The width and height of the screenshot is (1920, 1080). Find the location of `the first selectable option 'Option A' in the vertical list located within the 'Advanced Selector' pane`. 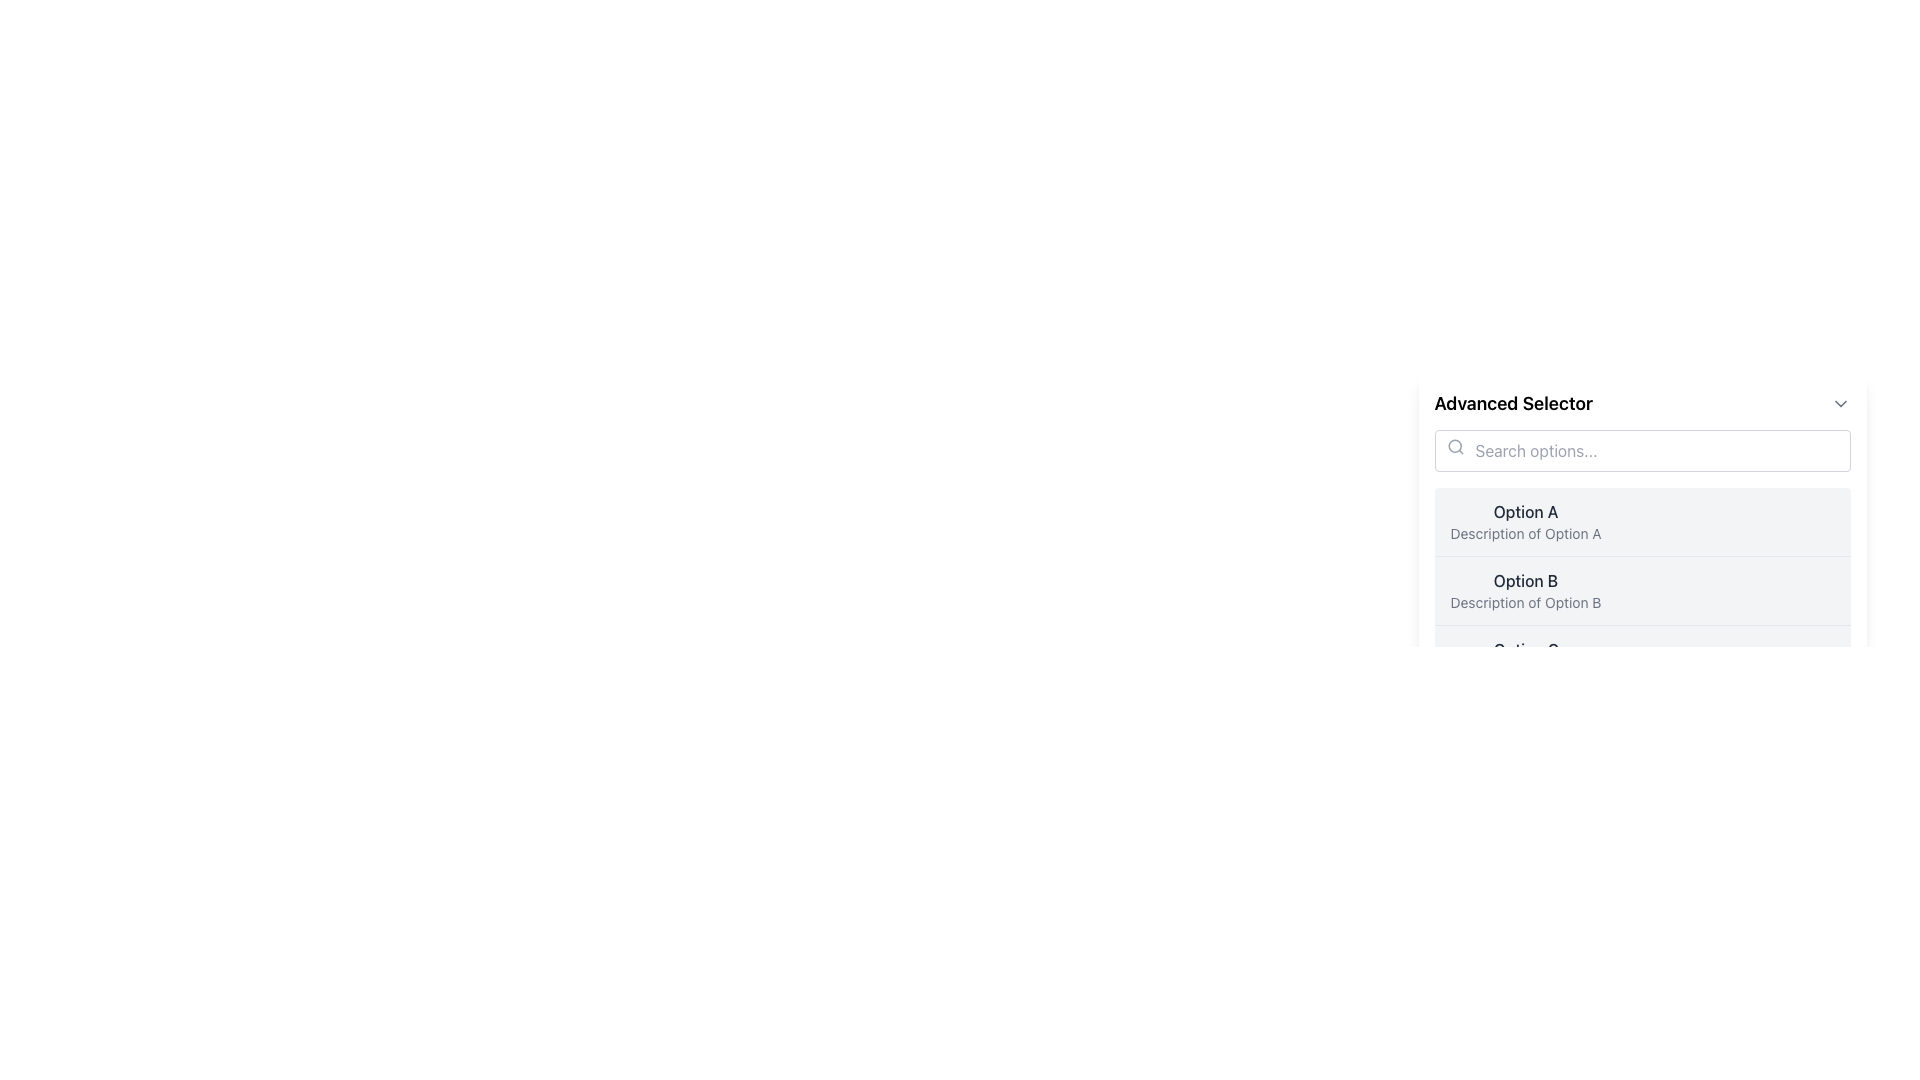

the first selectable option 'Option A' in the vertical list located within the 'Advanced Selector' pane is located at coordinates (1642, 520).